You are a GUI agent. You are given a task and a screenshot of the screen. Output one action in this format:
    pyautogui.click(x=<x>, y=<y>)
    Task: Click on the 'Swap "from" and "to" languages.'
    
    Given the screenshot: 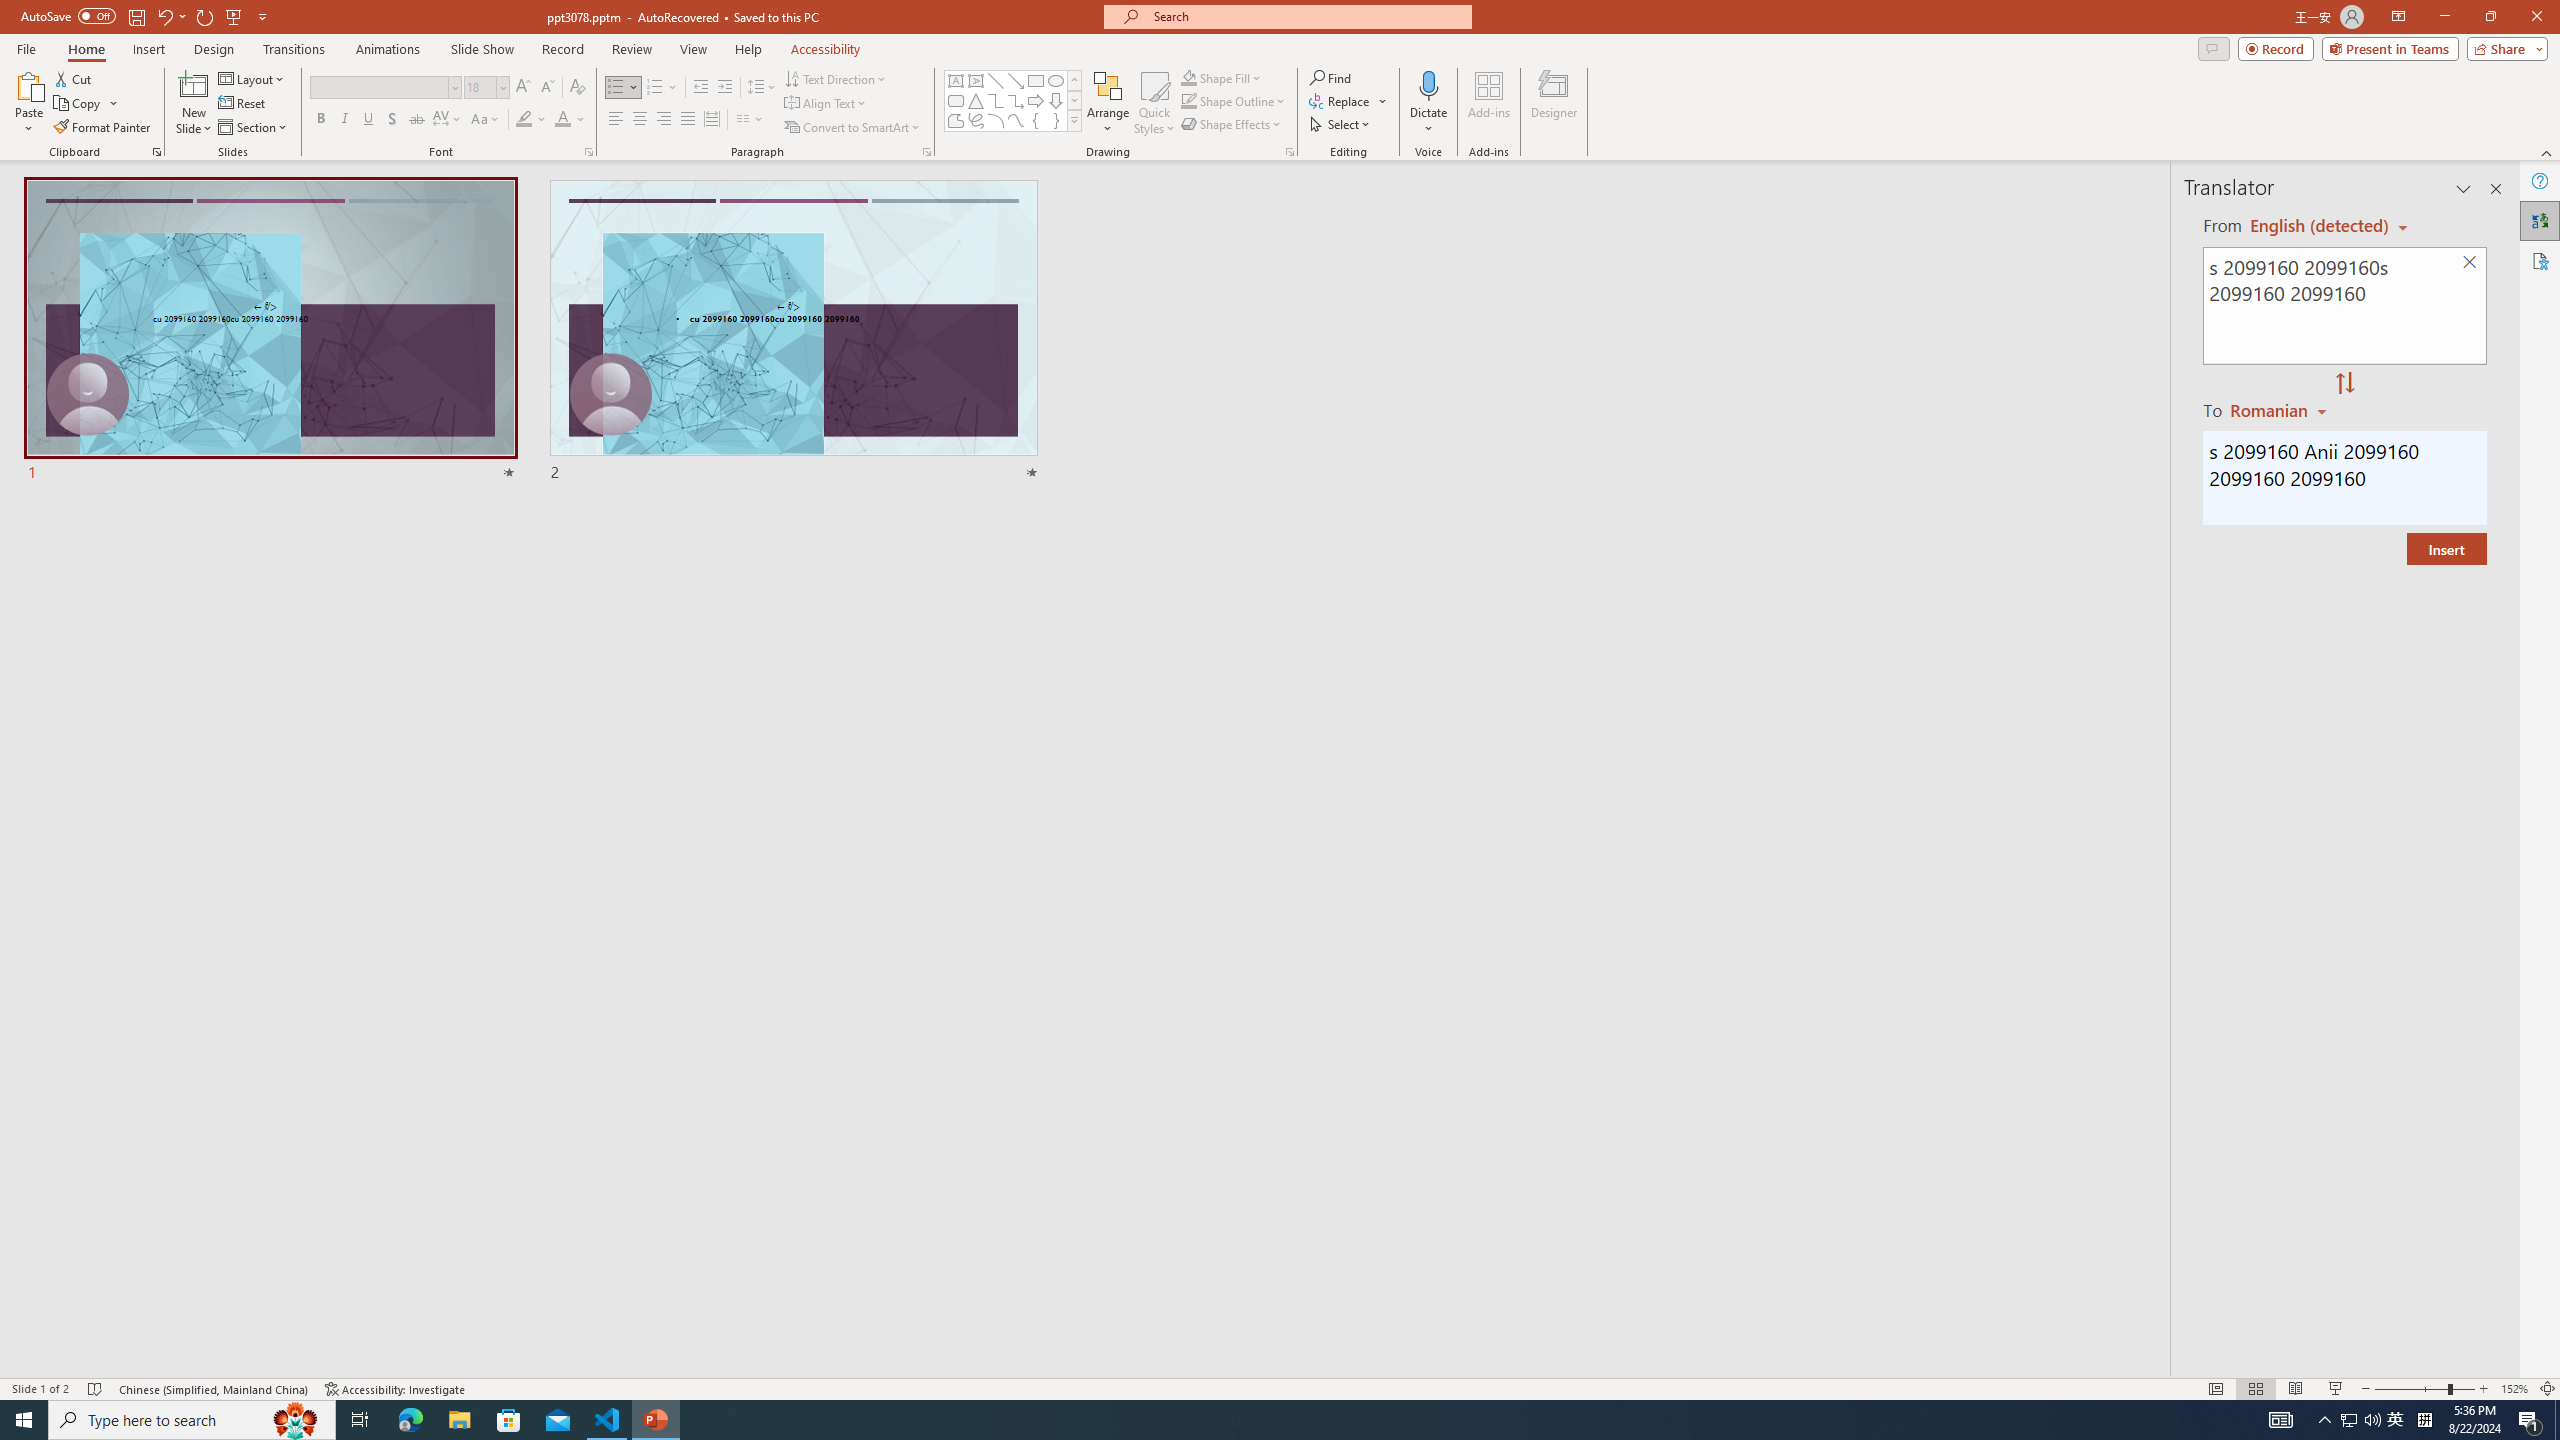 What is the action you would take?
    pyautogui.click(x=2343, y=383)
    